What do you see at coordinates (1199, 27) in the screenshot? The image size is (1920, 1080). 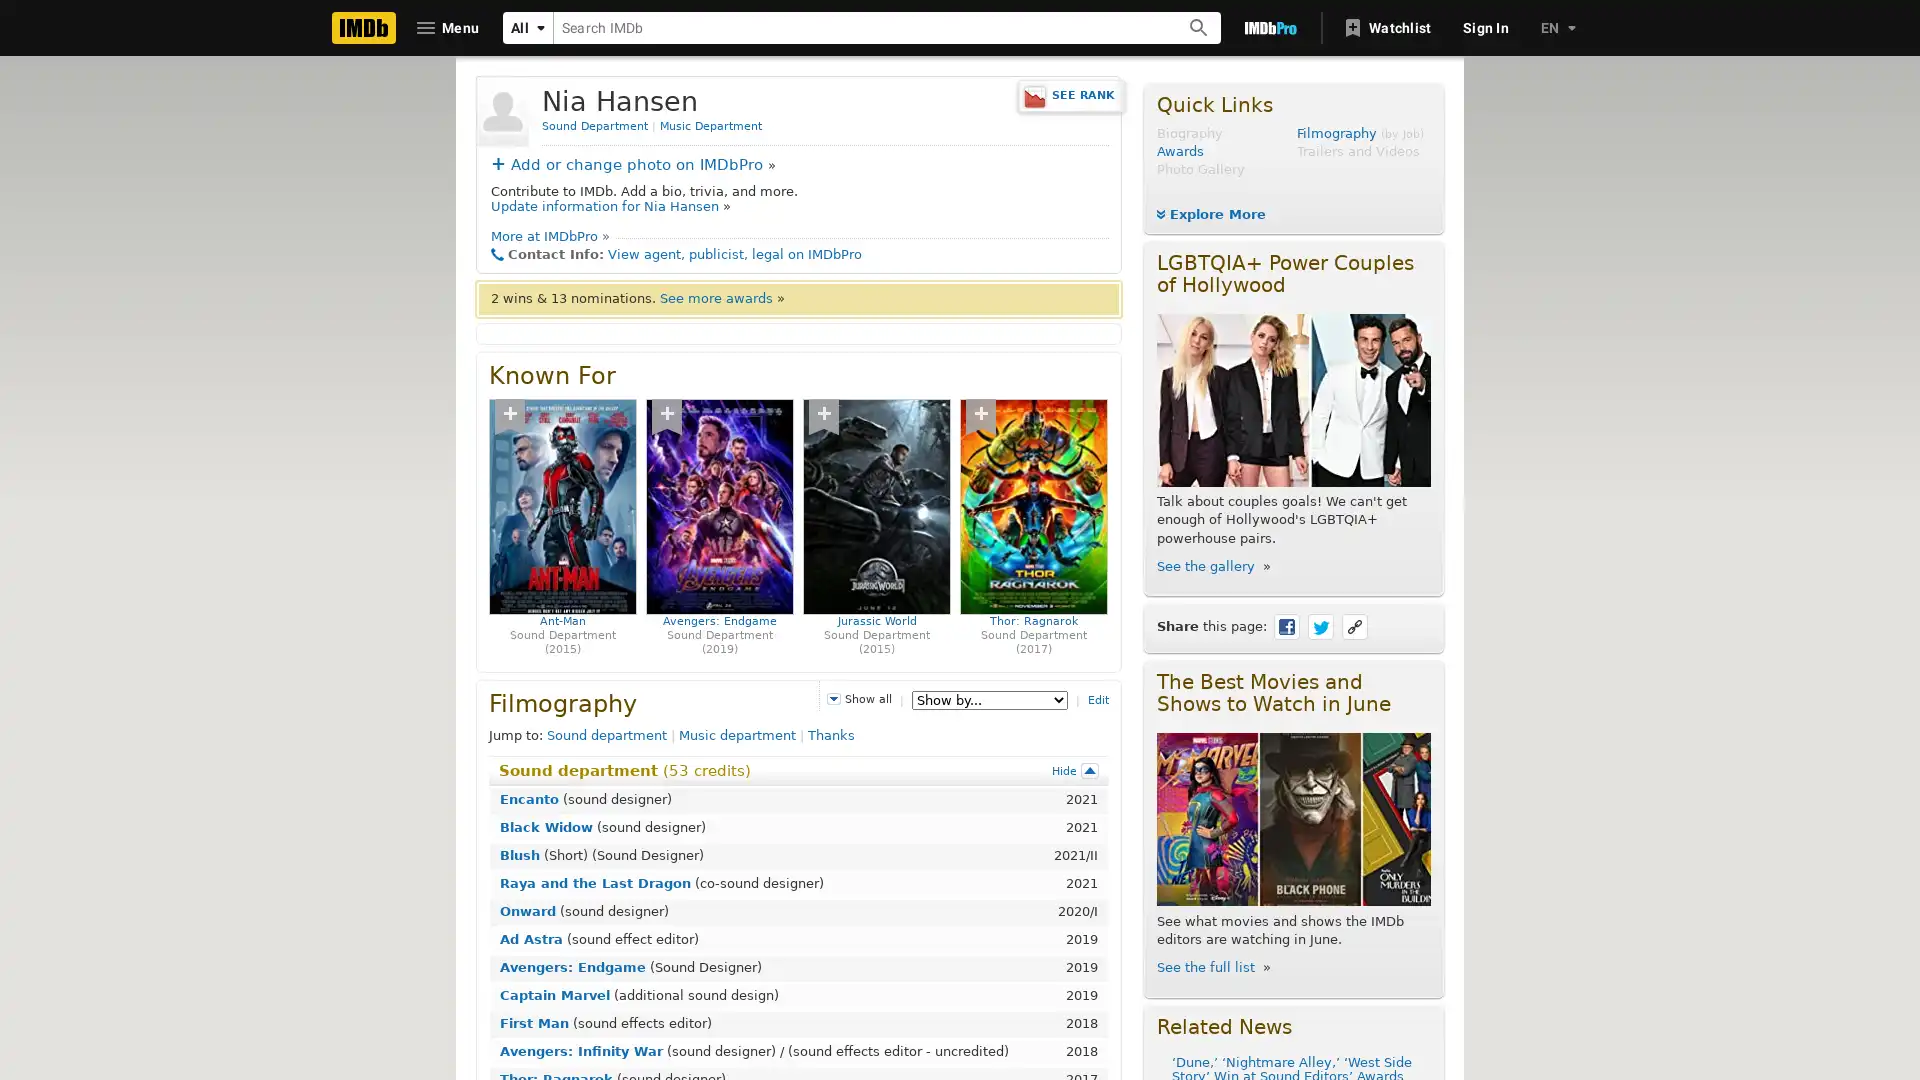 I see `Submit Search` at bounding box center [1199, 27].